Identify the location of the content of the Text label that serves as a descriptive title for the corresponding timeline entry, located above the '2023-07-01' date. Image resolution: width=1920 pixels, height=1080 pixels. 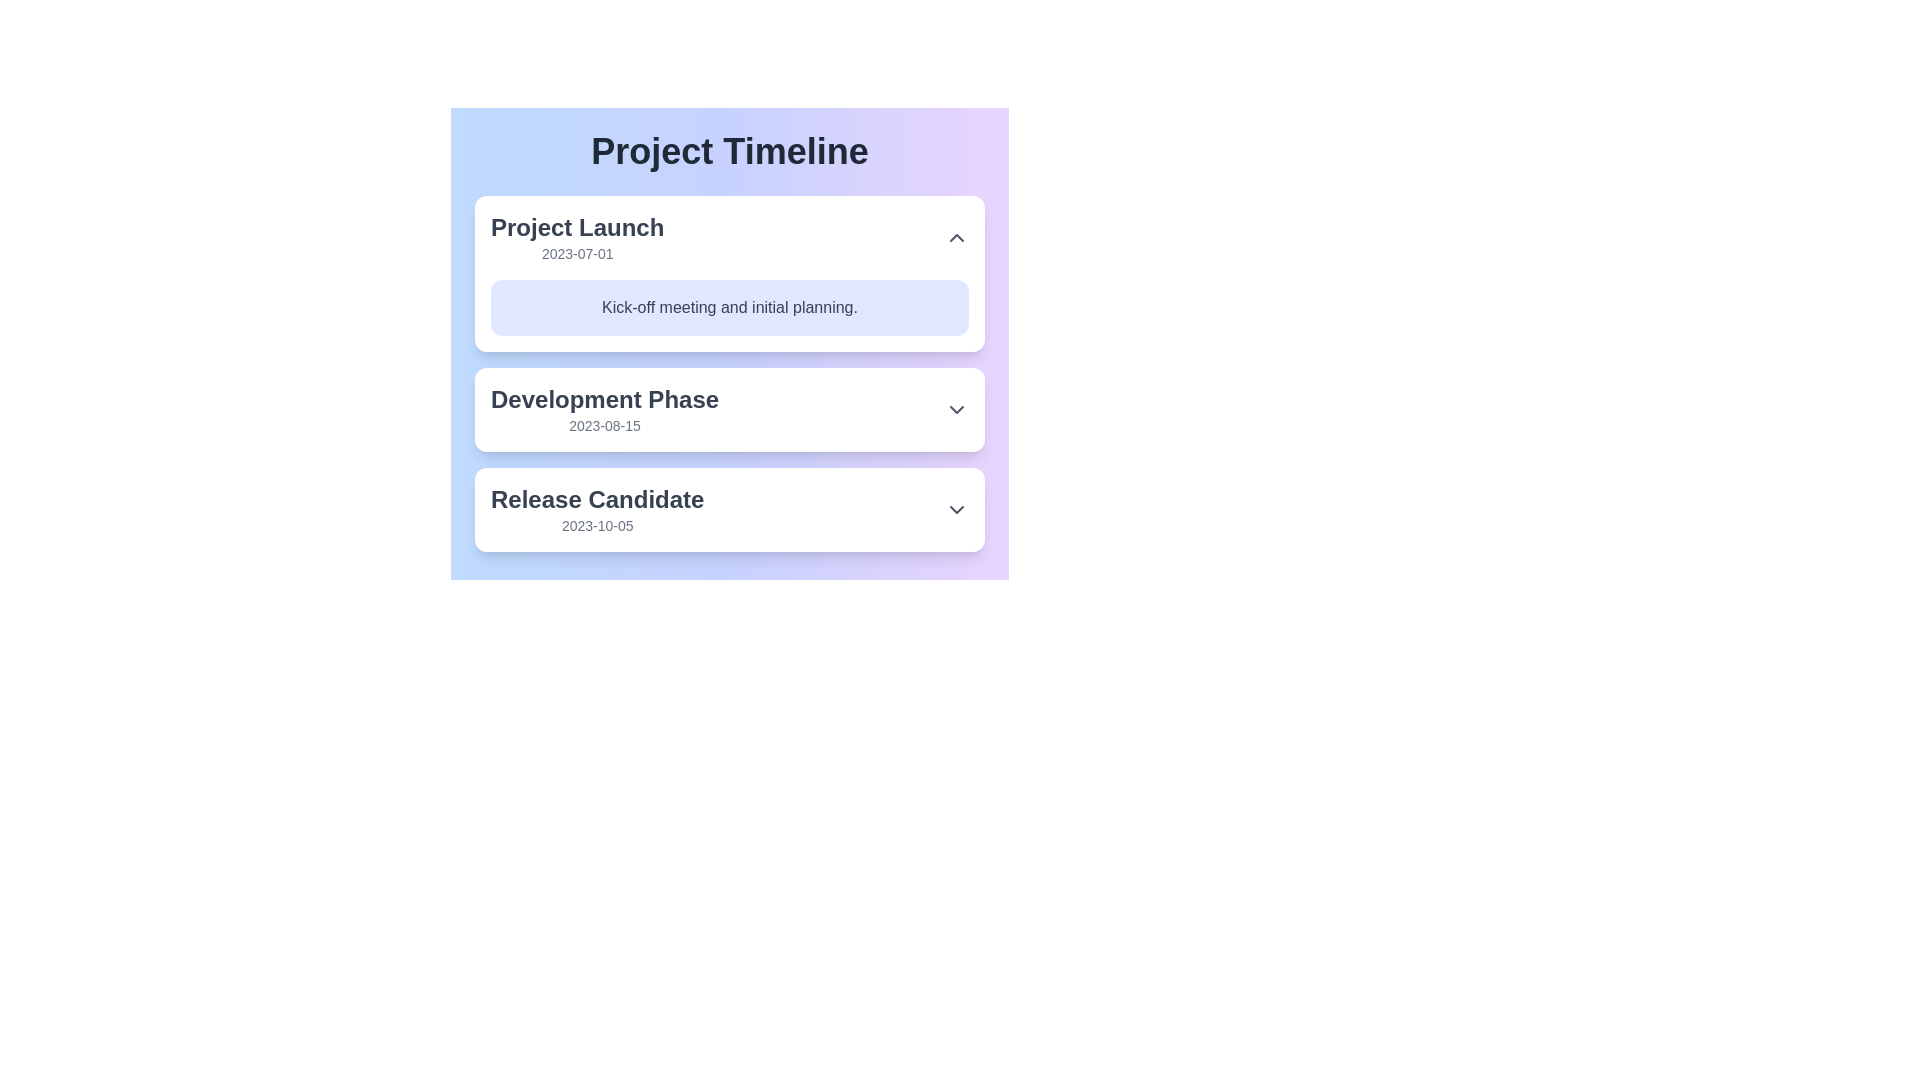
(576, 226).